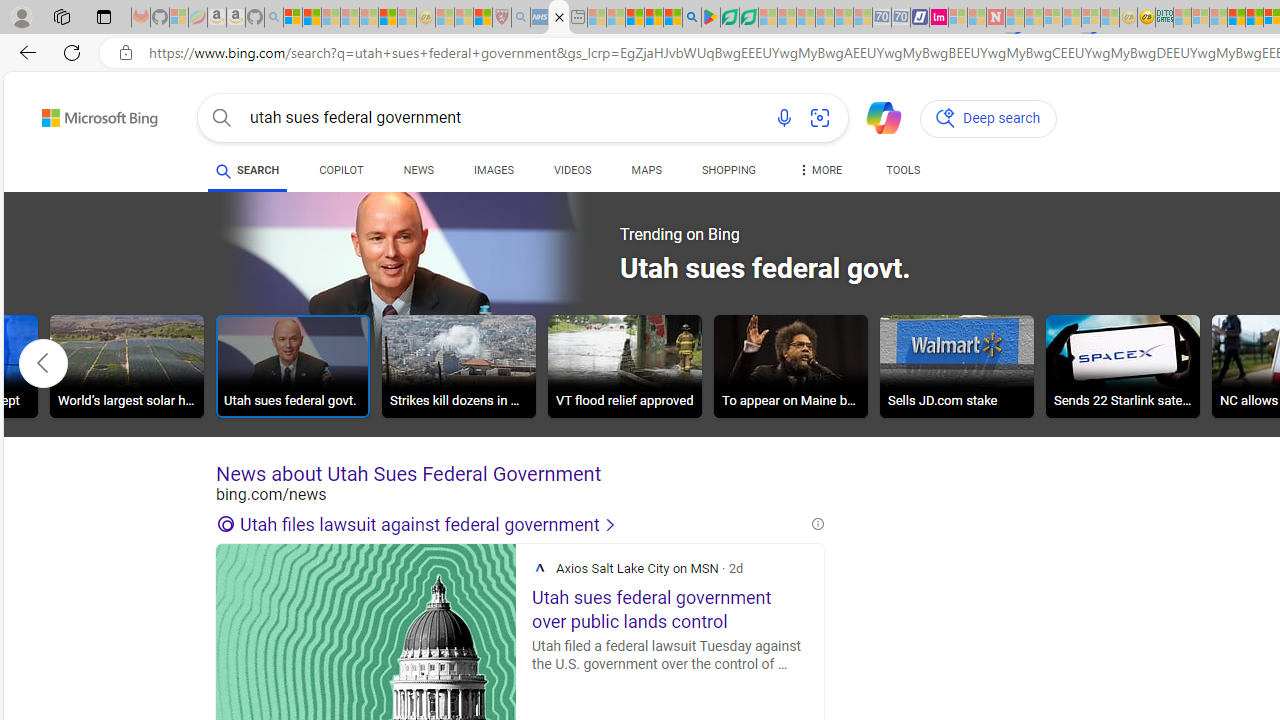 The height and width of the screenshot is (720, 1280). What do you see at coordinates (938, 17) in the screenshot?
I see `'Jobs - lastminute.com Investor Portal'` at bounding box center [938, 17].